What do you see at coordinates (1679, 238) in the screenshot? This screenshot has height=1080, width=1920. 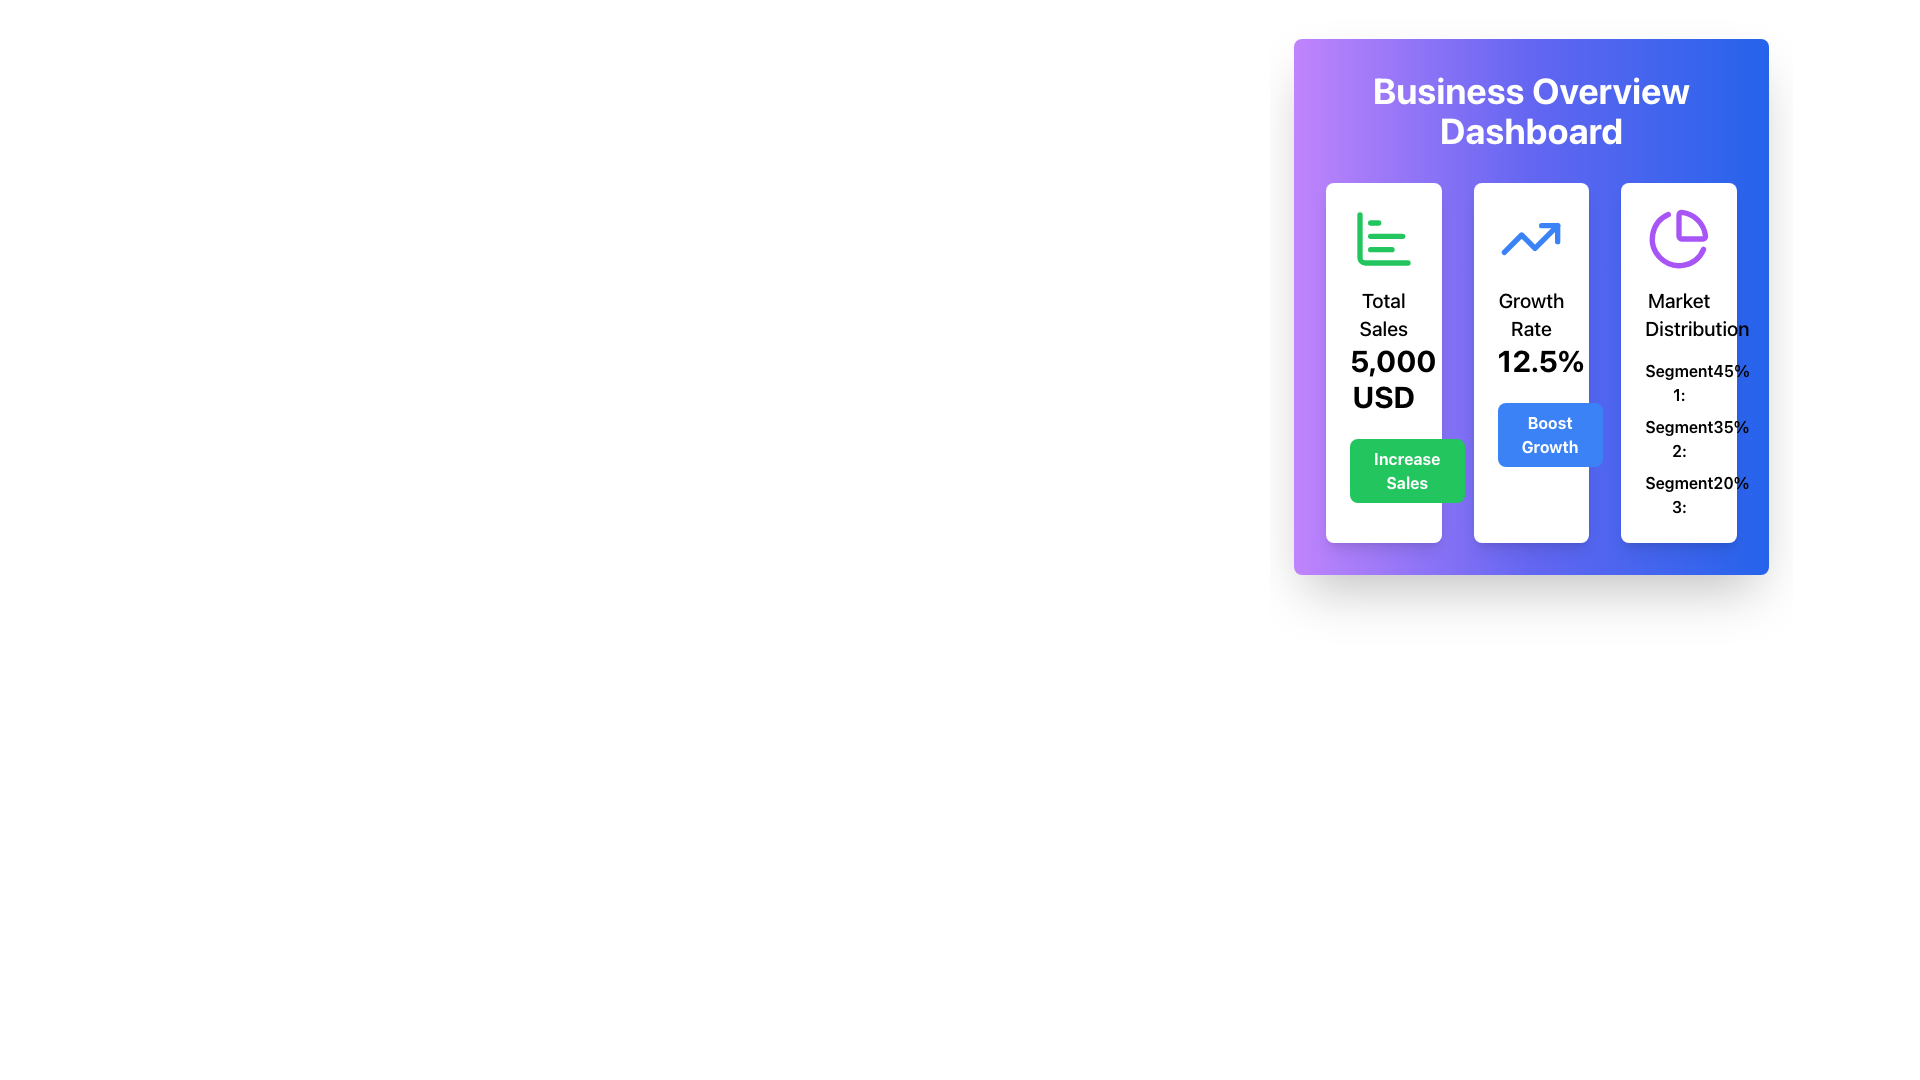 I see `the pie chart icon styled in purple, located in the top center of the 'Market Distribution' section, positioned above the text and segments` at bounding box center [1679, 238].